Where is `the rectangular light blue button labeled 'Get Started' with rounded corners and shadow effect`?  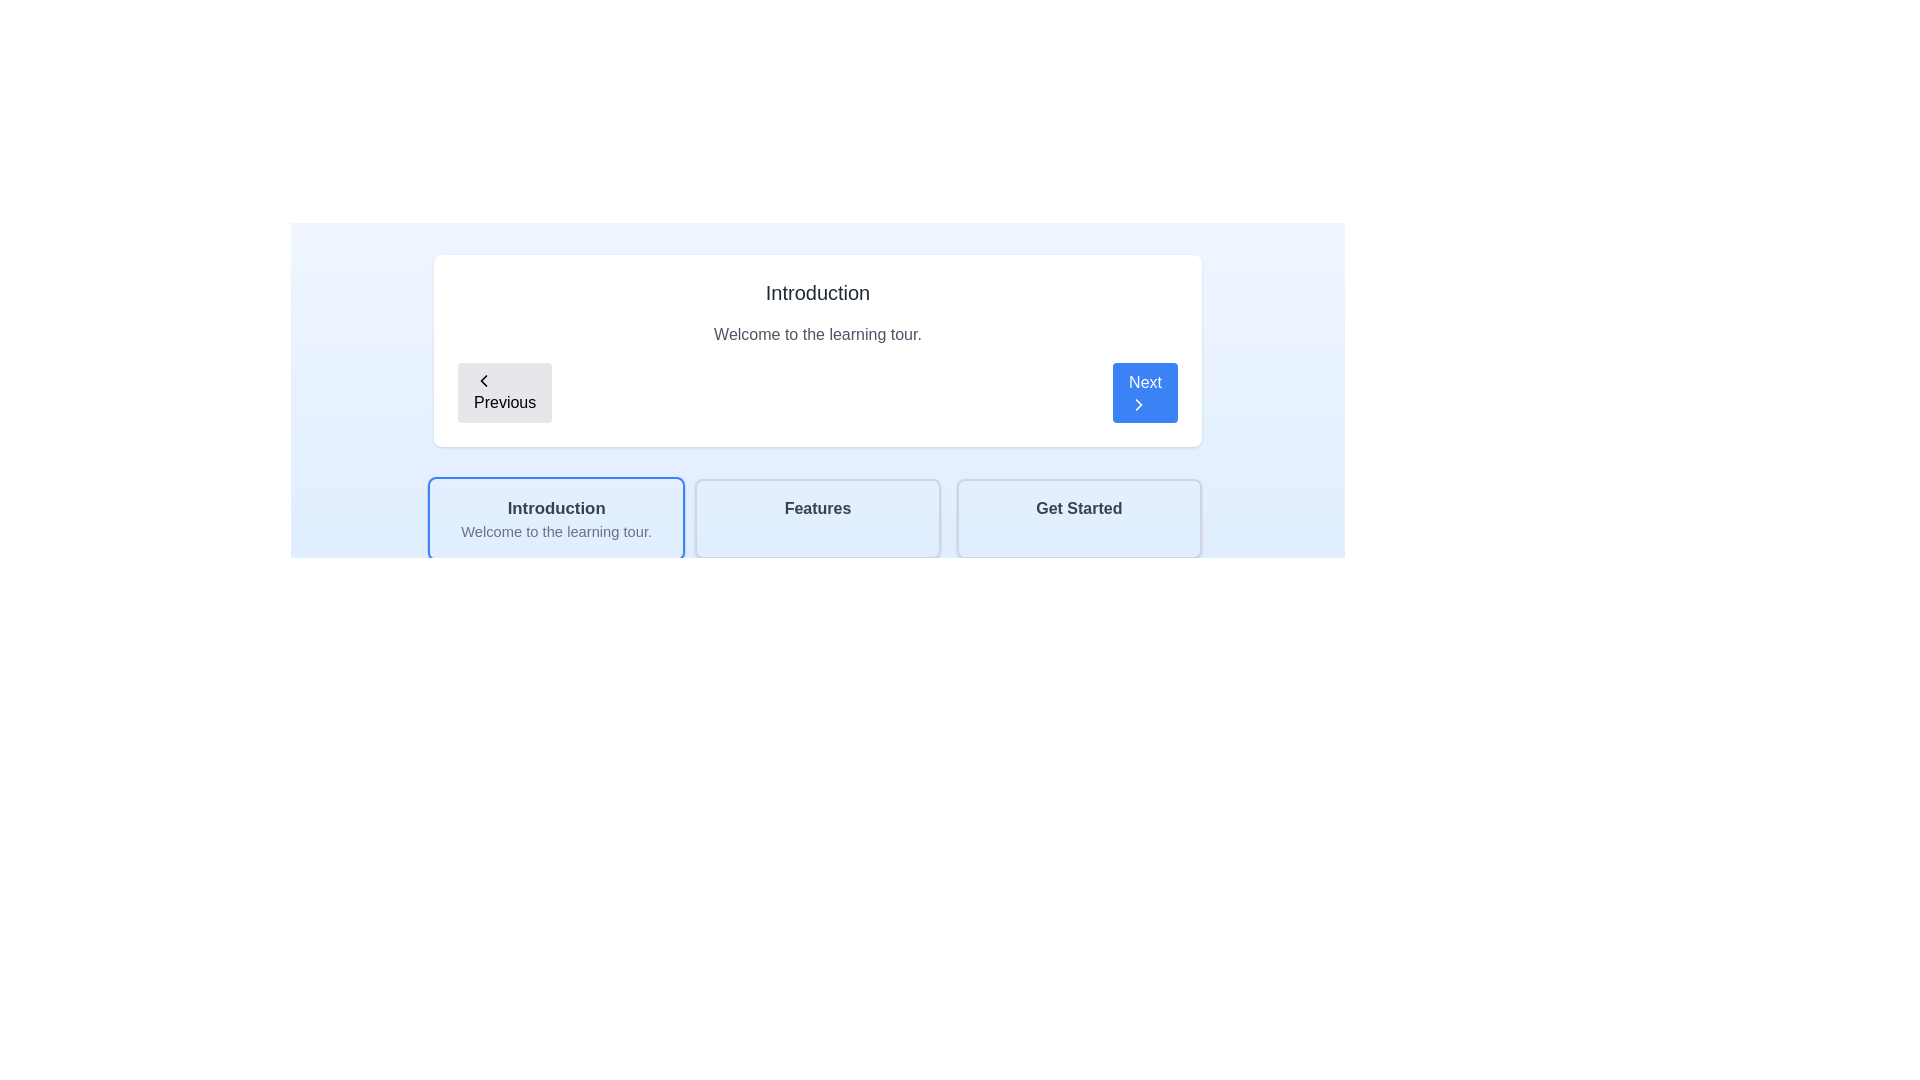 the rectangular light blue button labeled 'Get Started' with rounded corners and shadow effect is located at coordinates (1078, 518).